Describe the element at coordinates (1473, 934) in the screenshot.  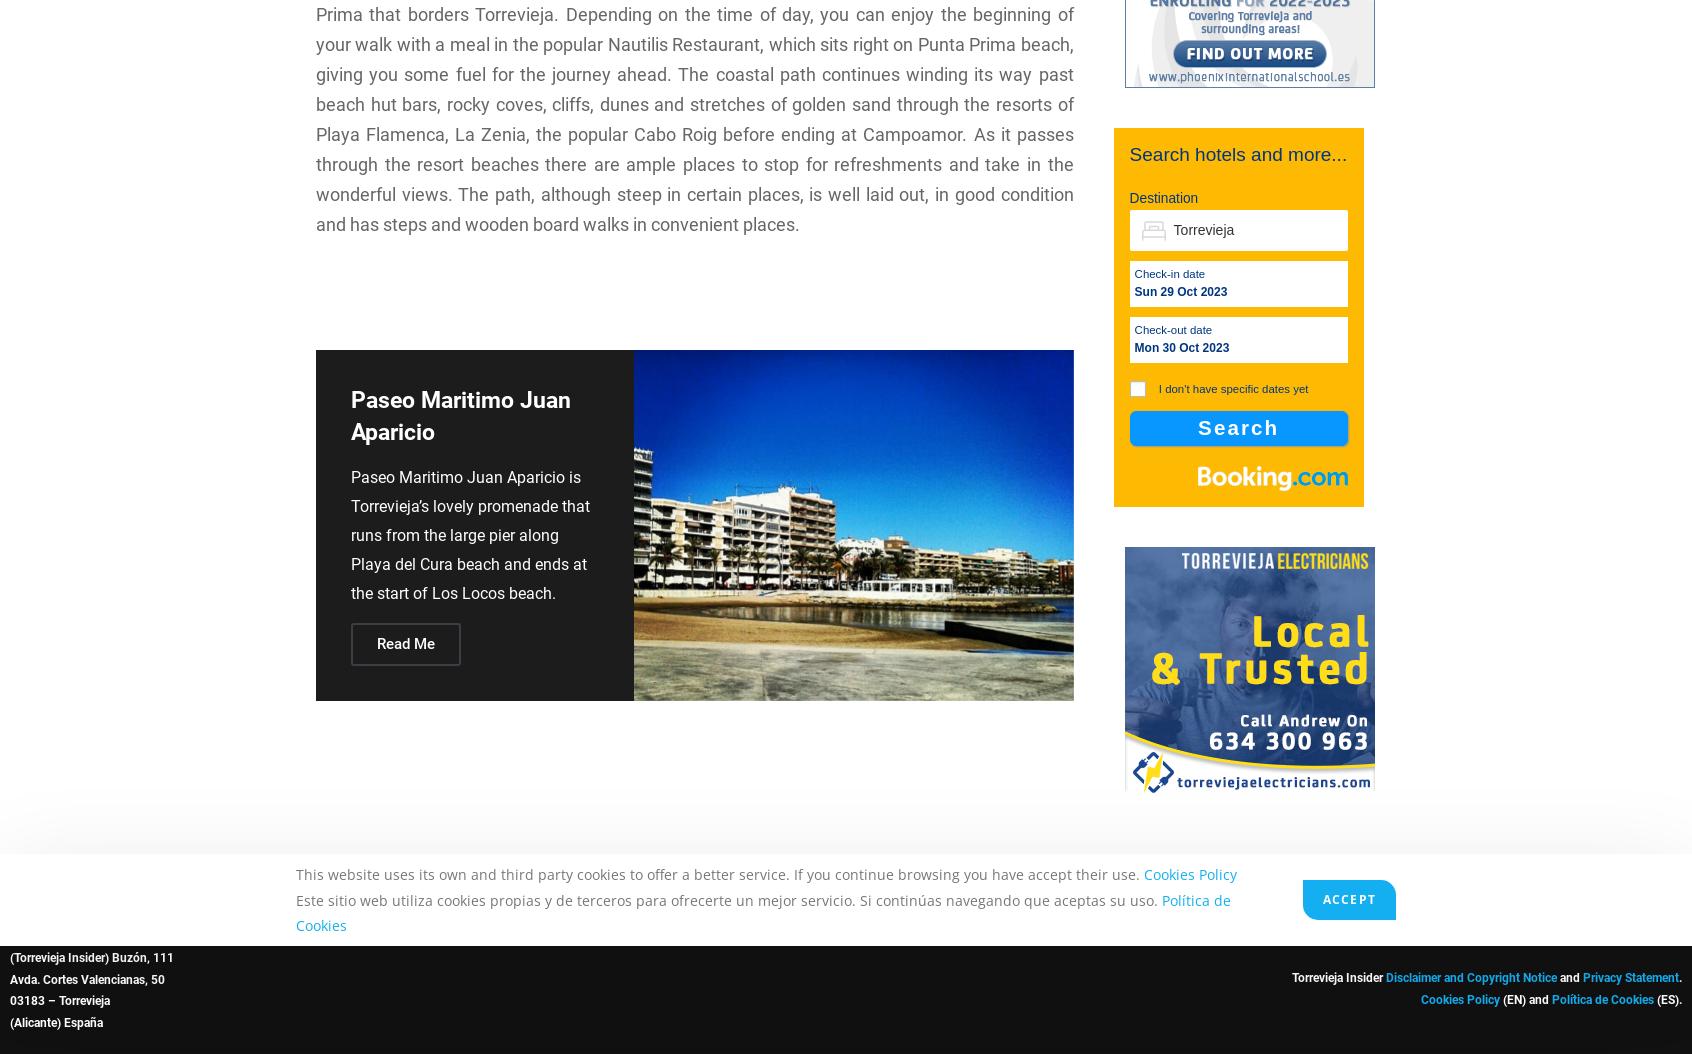
I see `'Costa Insider'` at that location.